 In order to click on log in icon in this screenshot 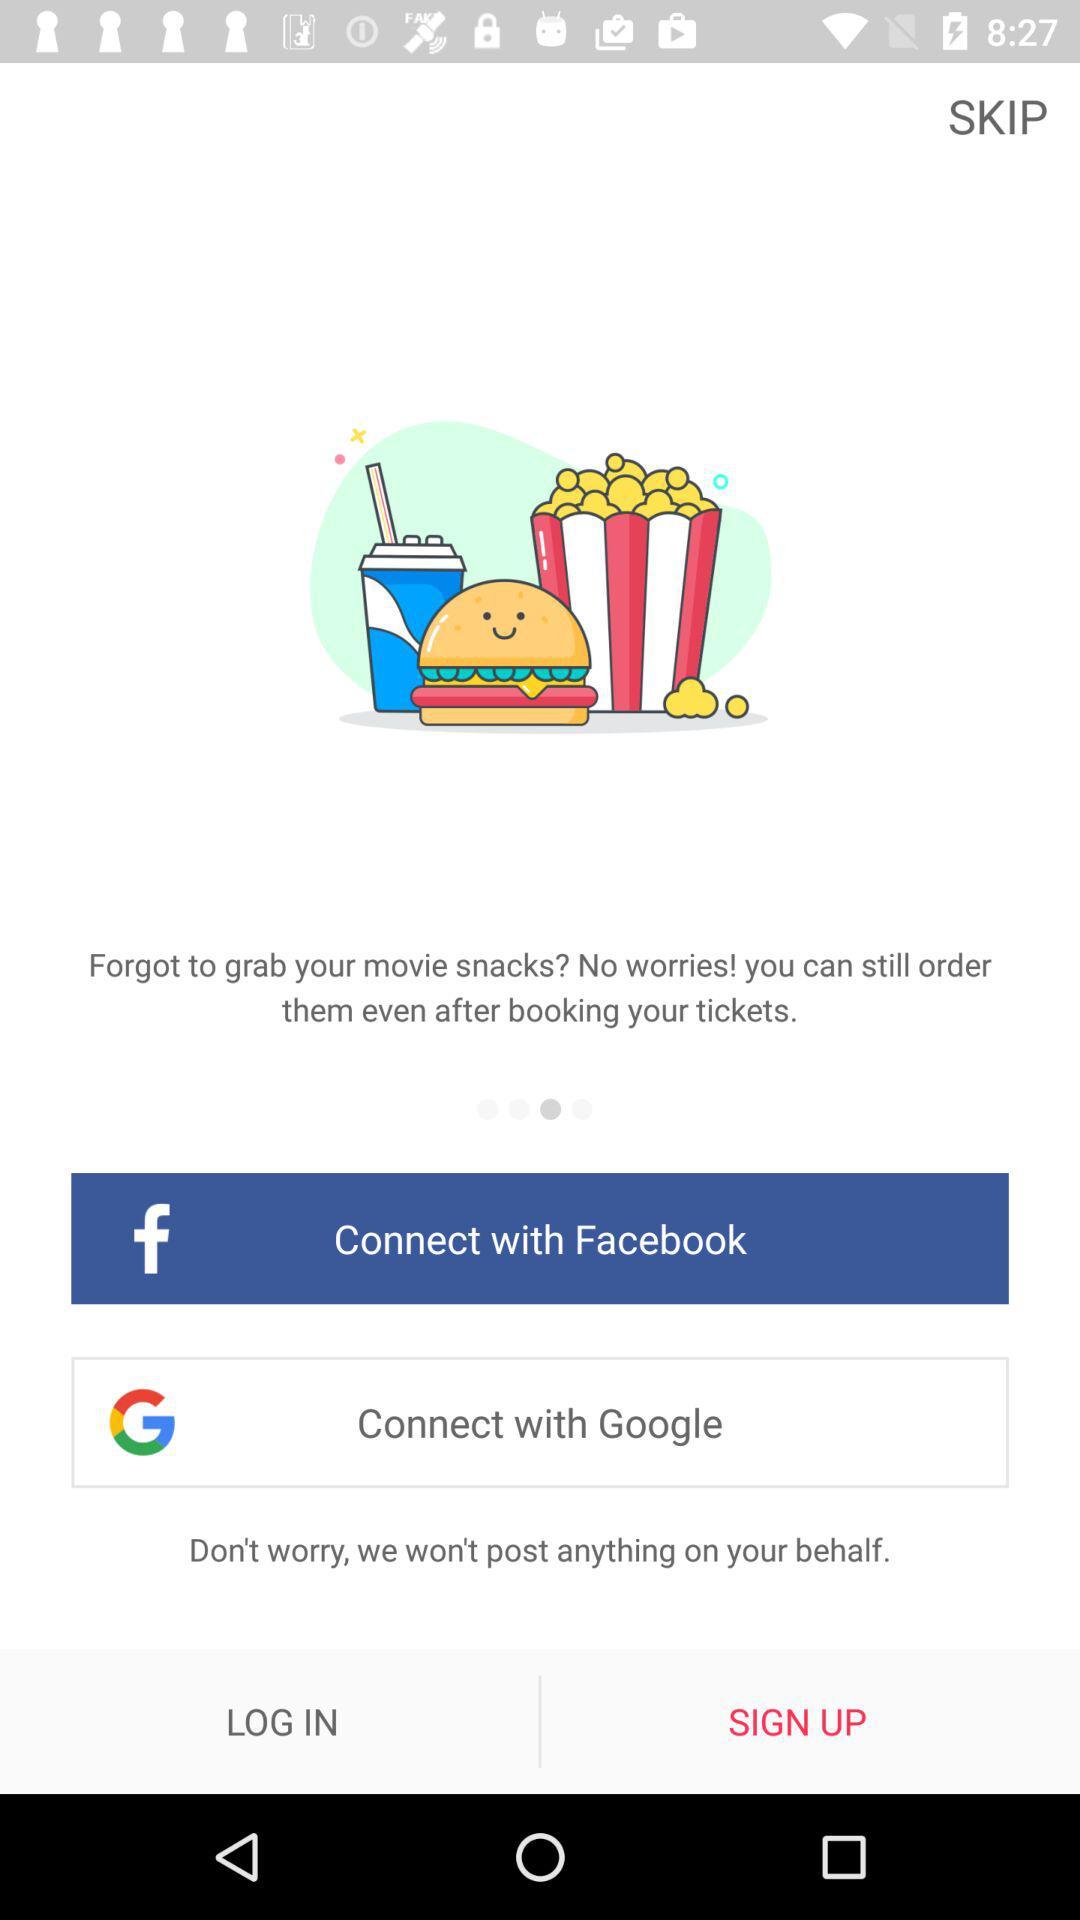, I will do `click(282, 1720)`.